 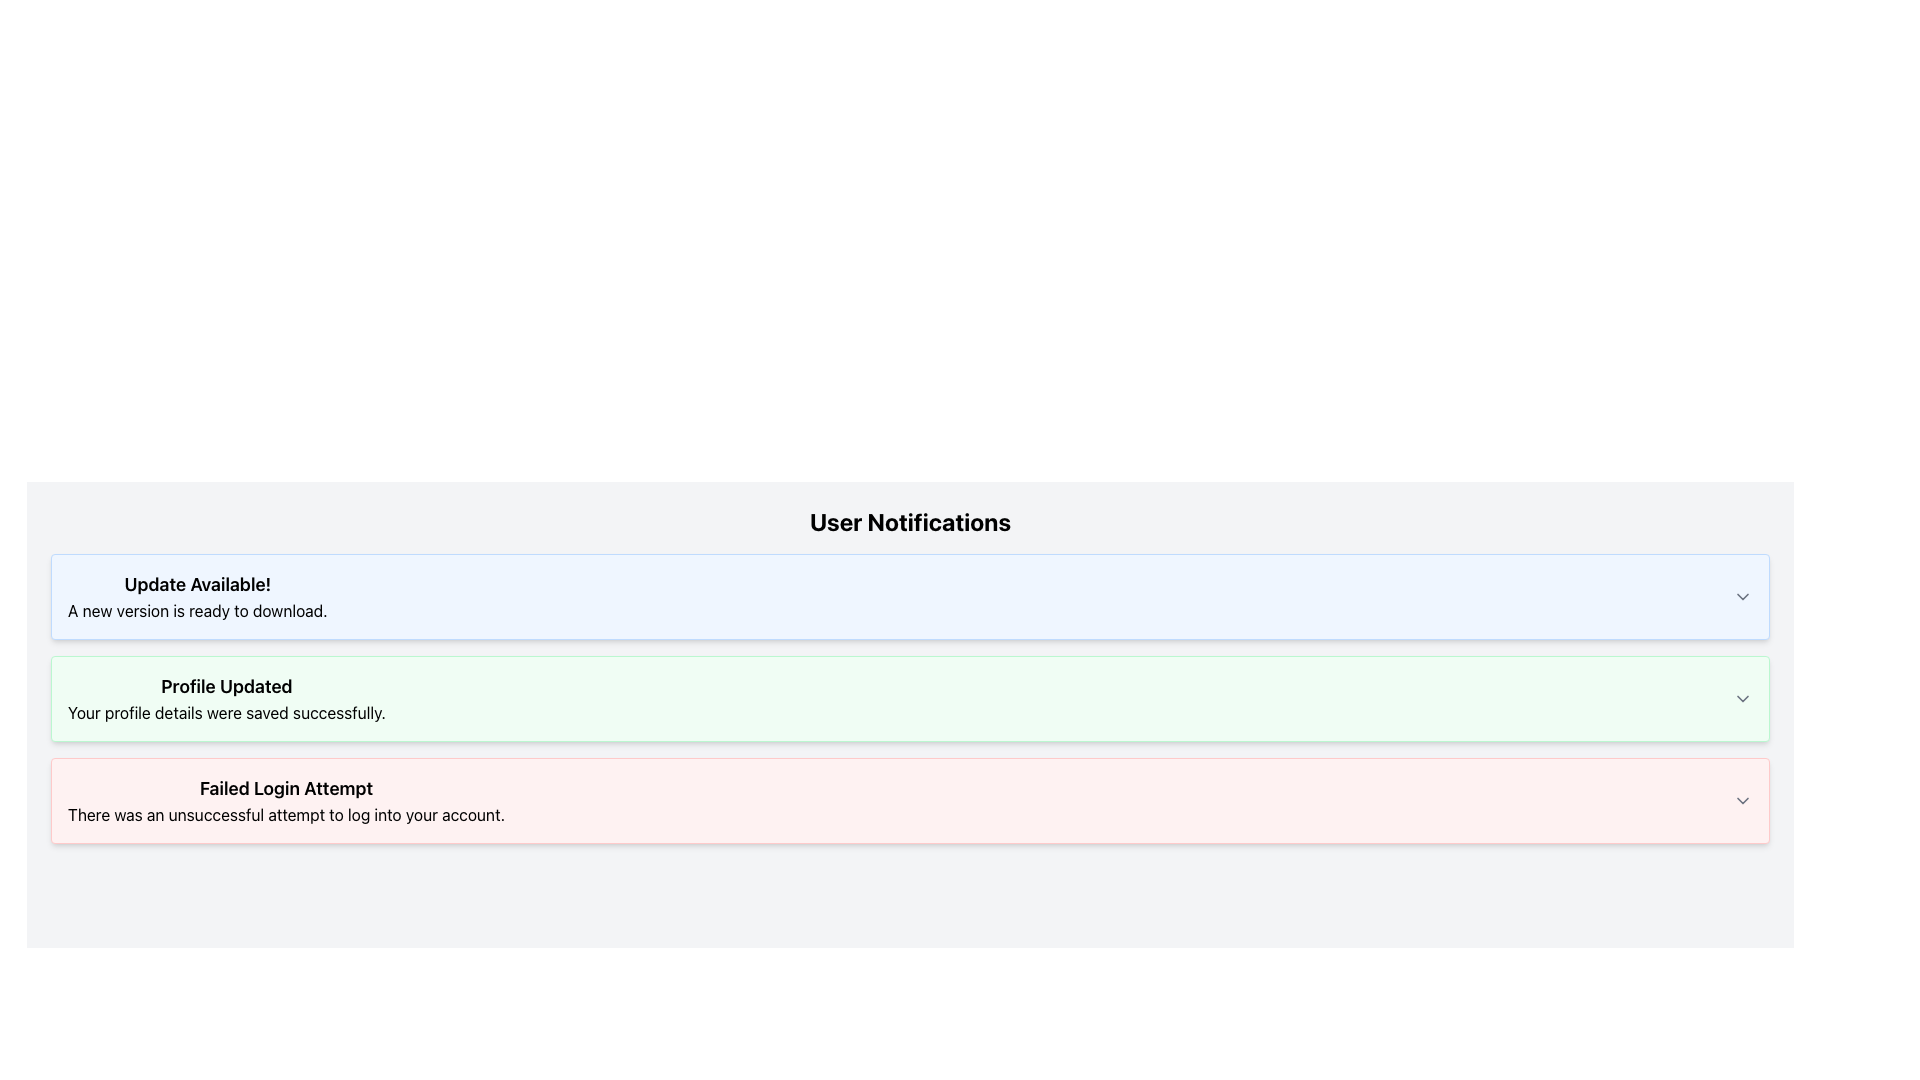 I want to click on text 'Failed Login Attempt' which is styled in bold font and positioned above smaller explanatory text in a light red notification card, specifically the third card from the top, so click(x=285, y=788).